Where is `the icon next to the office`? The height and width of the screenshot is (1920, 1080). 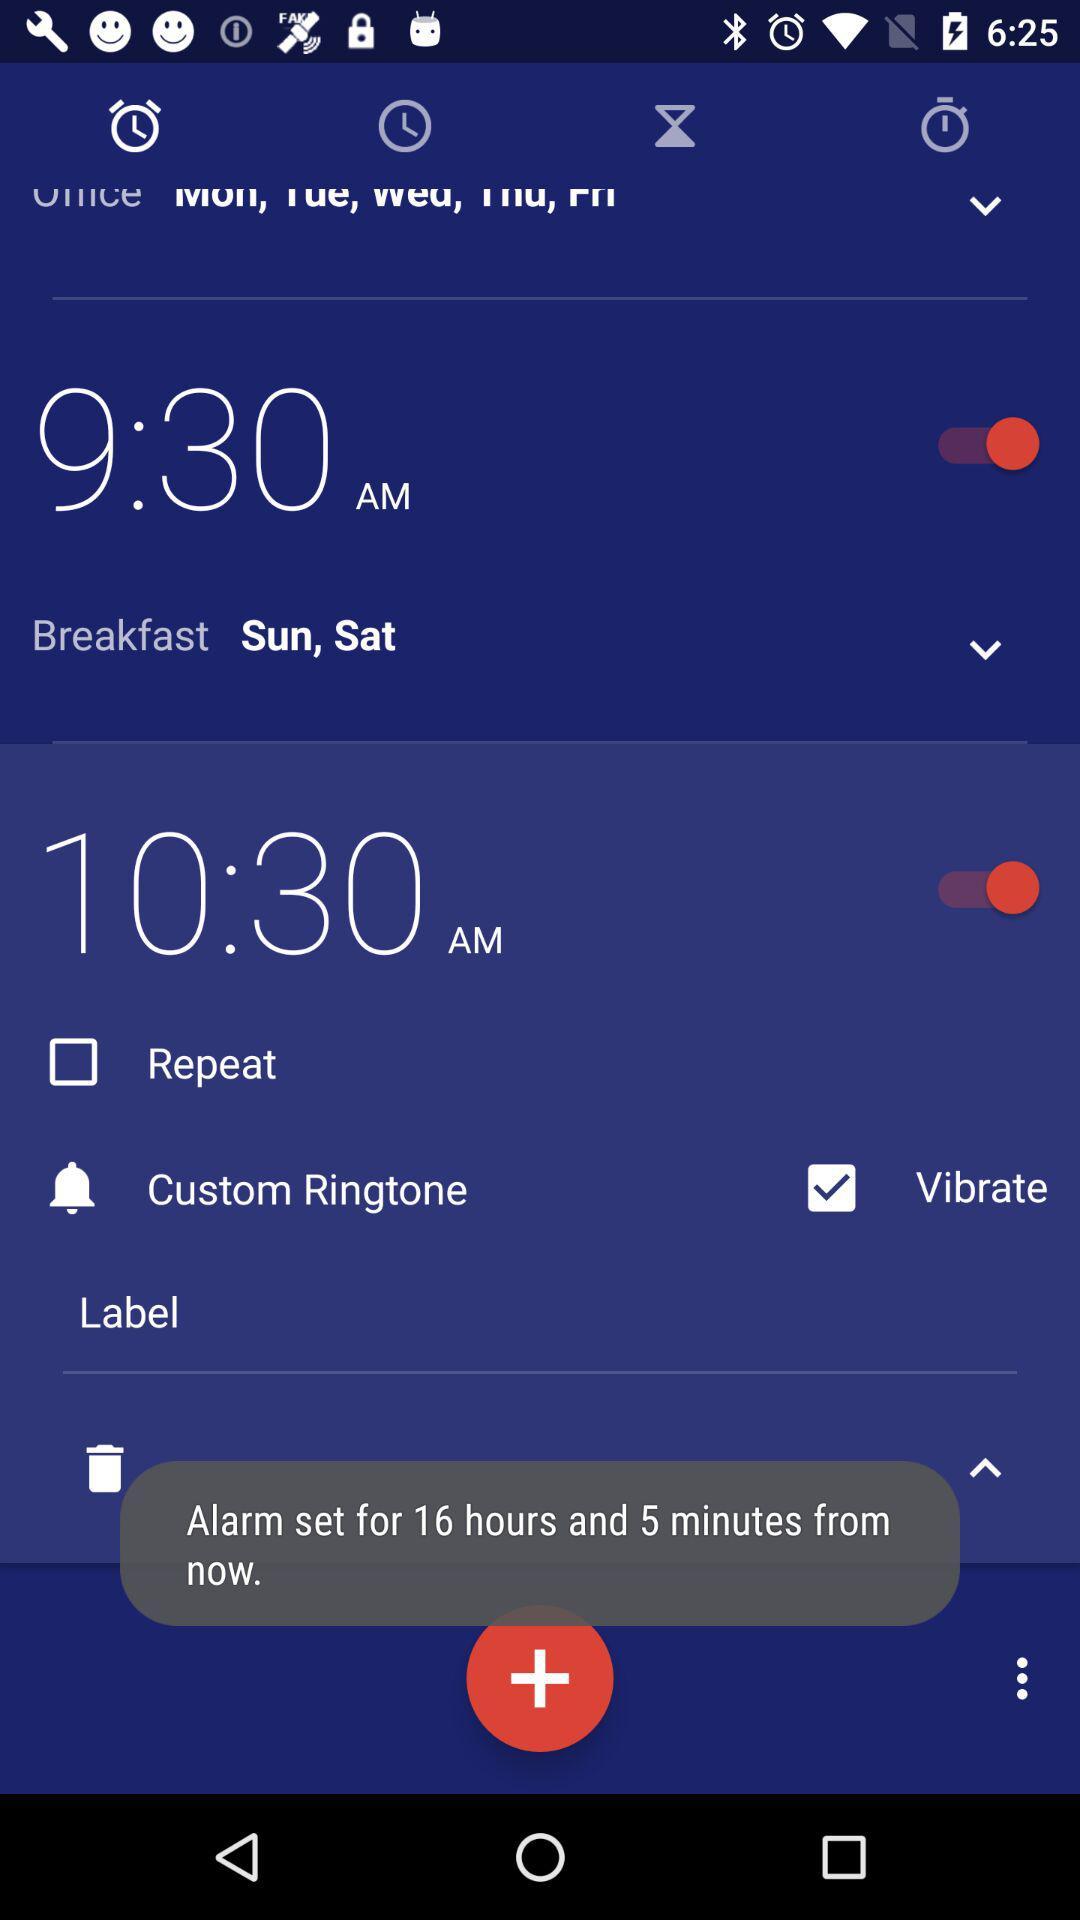
the icon next to the office is located at coordinates (395, 203).